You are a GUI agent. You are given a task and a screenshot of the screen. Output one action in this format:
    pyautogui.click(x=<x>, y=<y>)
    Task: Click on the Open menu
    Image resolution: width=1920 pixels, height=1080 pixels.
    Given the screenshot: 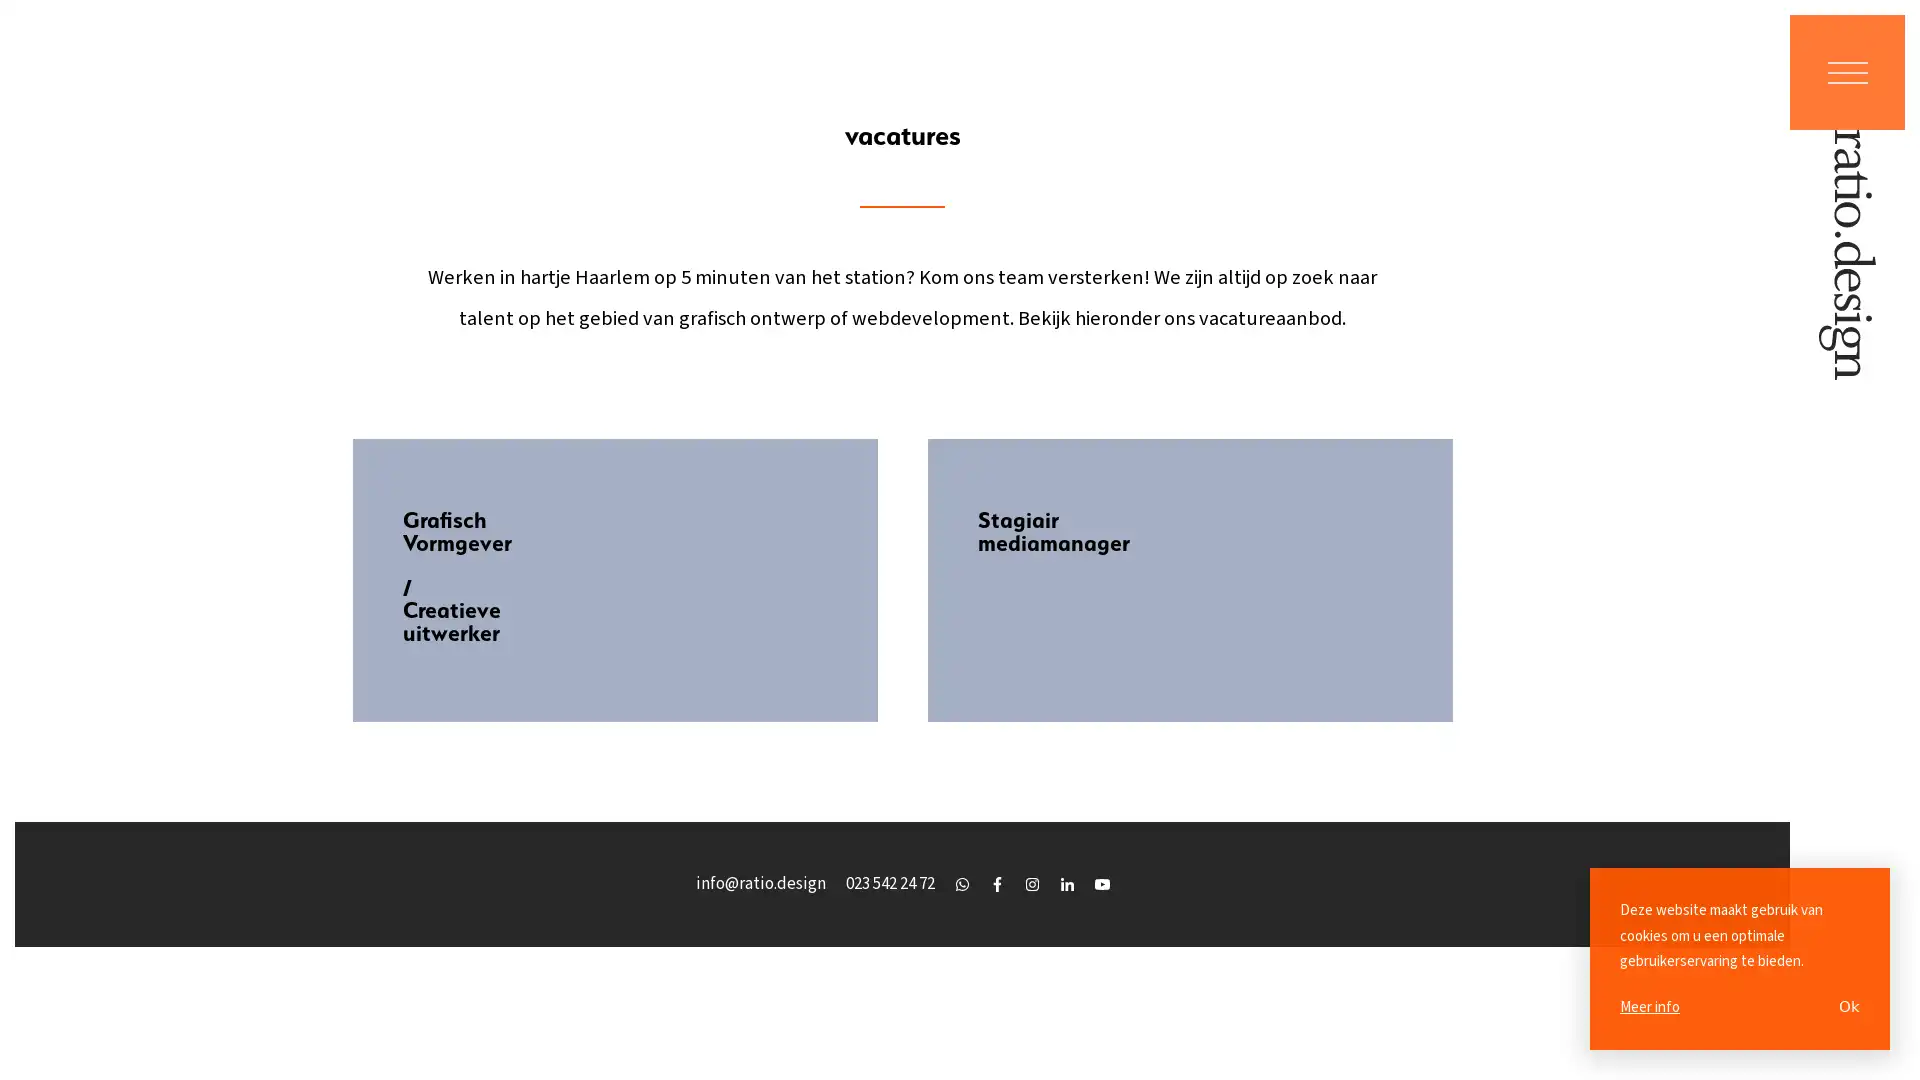 What is the action you would take?
    pyautogui.click(x=1846, y=71)
    